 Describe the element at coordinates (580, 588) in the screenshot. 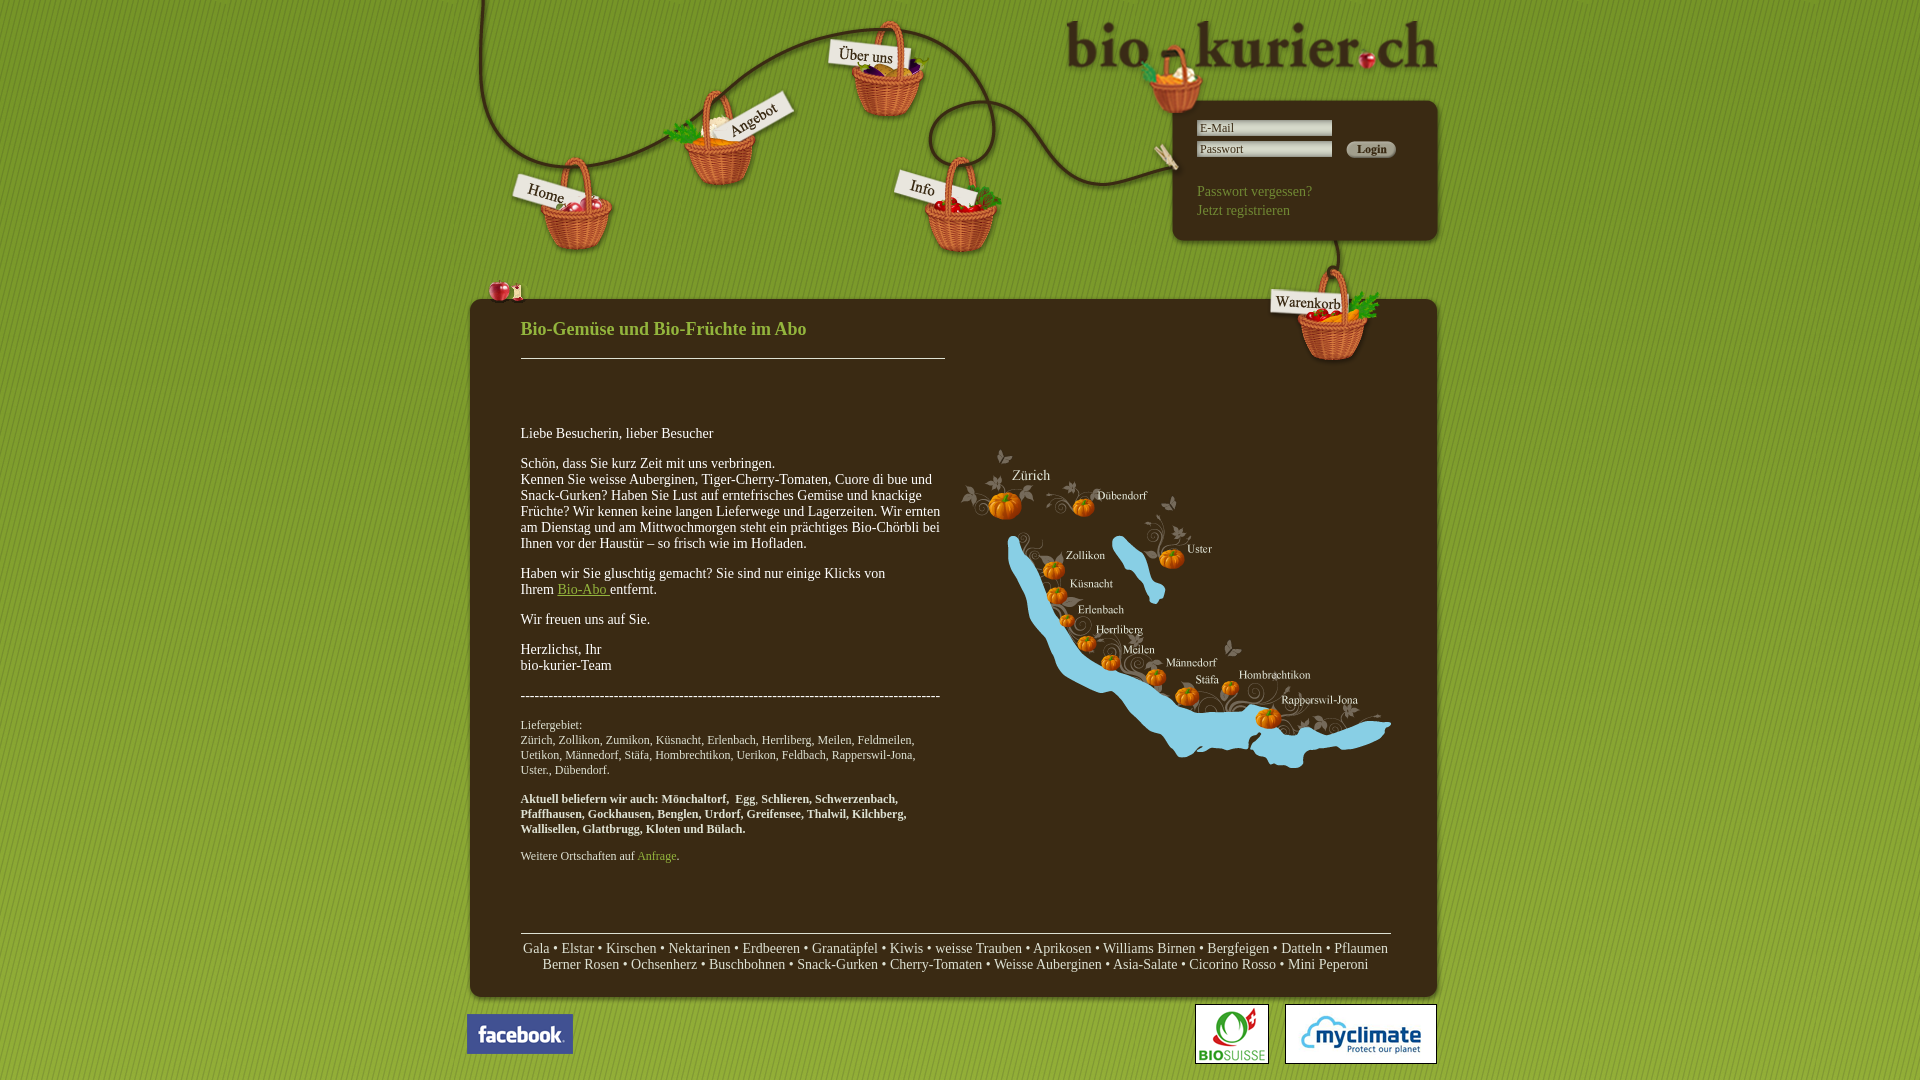

I see `' Bio-Abo '` at that location.